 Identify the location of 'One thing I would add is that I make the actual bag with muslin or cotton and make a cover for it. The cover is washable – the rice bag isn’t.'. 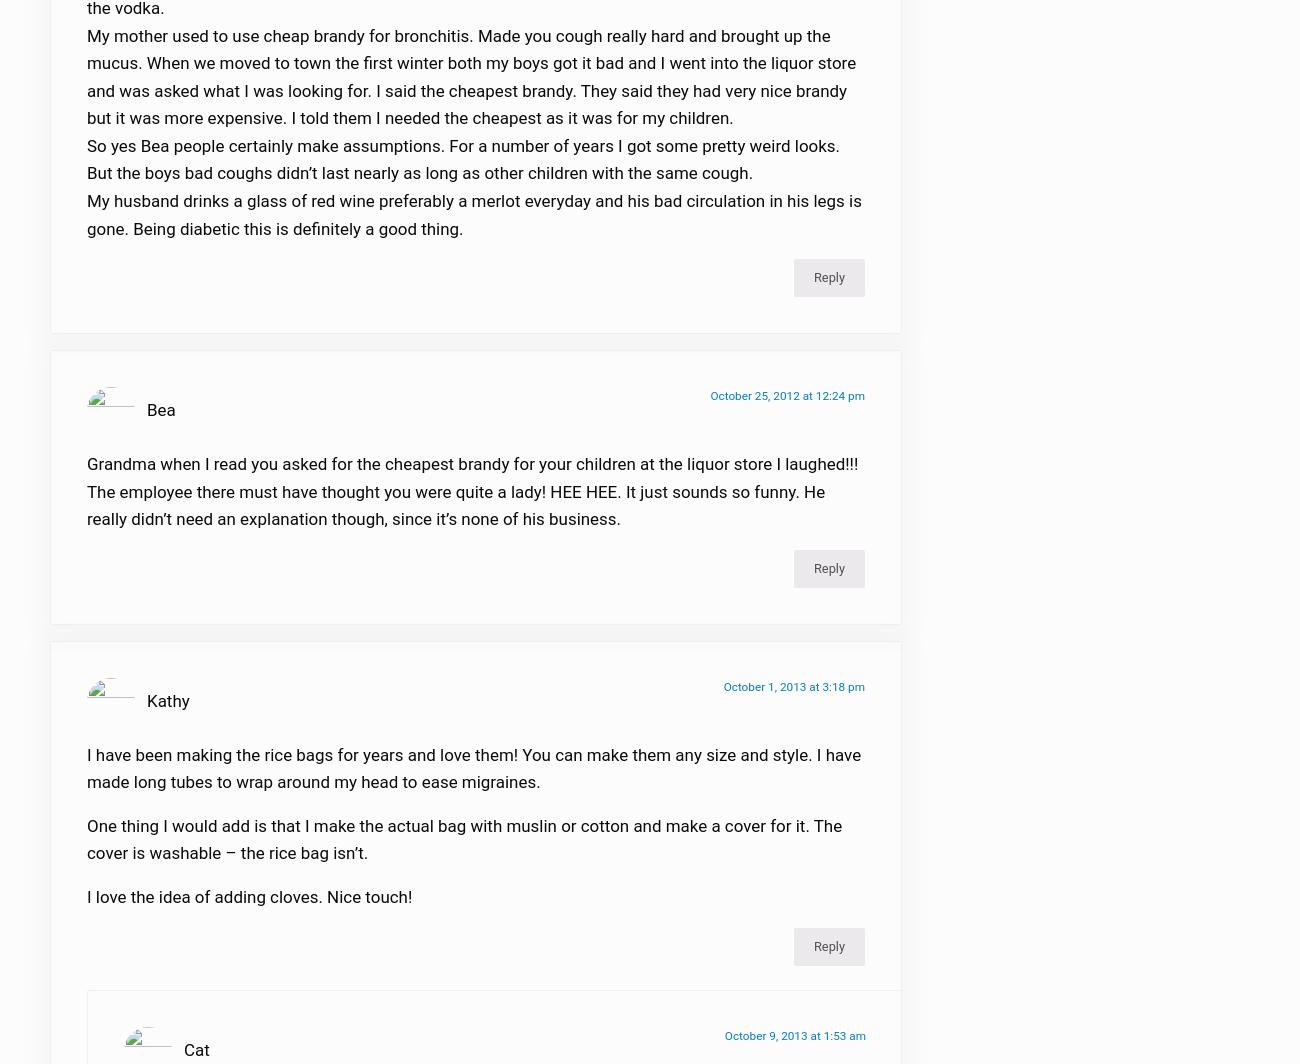
(463, 851).